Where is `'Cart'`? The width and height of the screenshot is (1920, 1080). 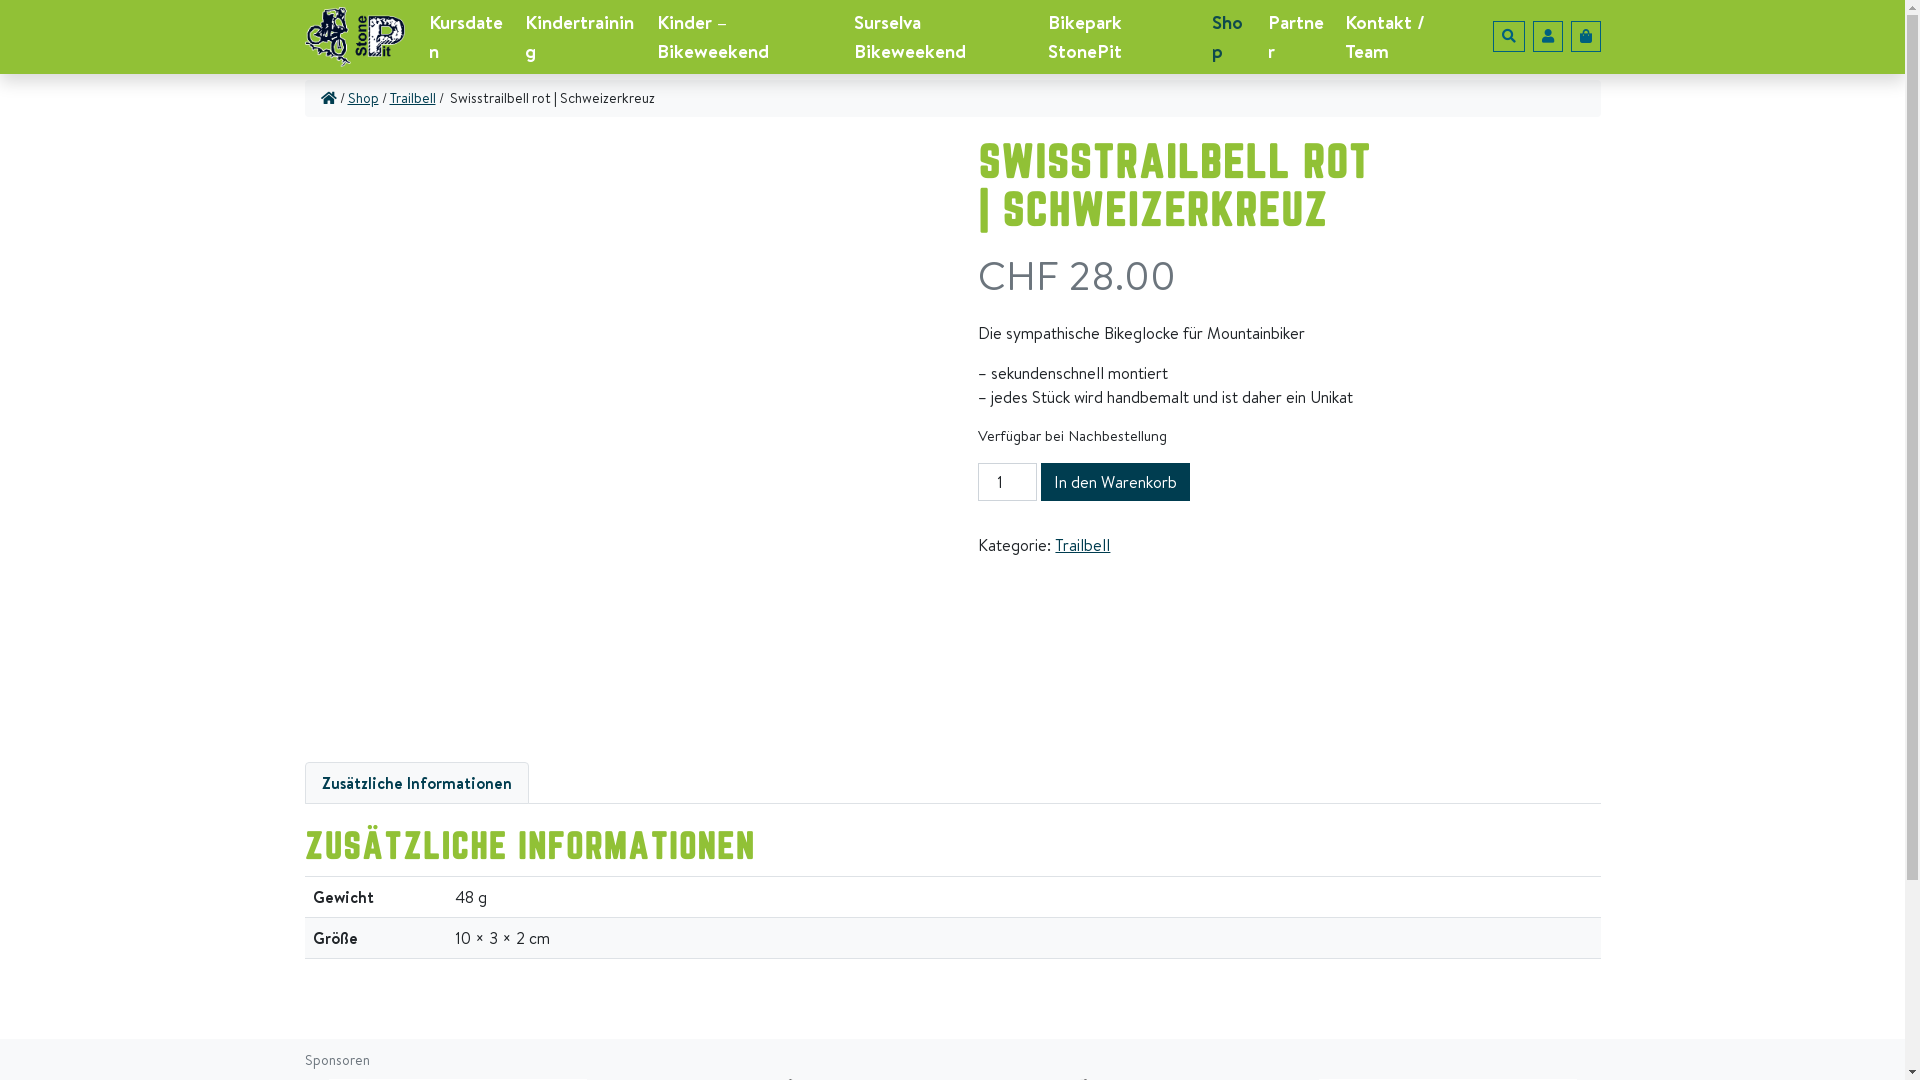 'Cart' is located at coordinates (1568, 36).